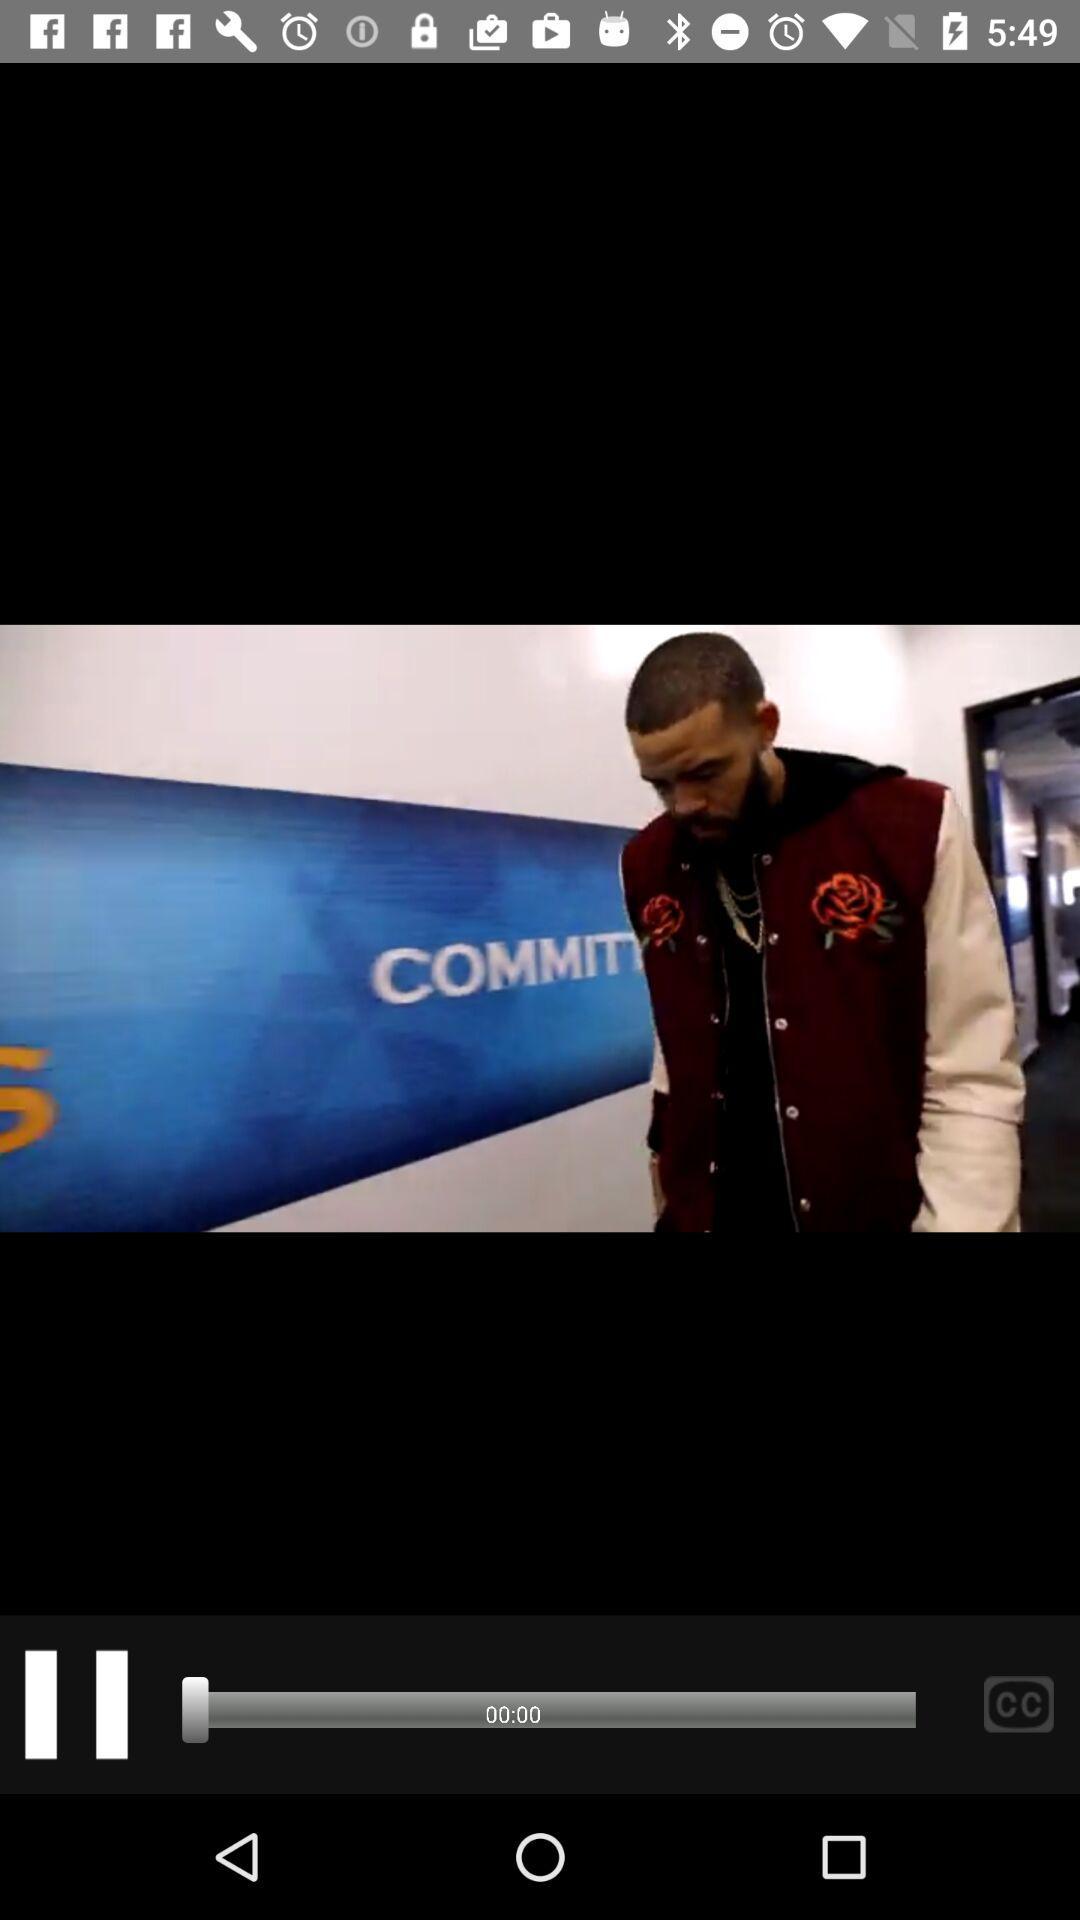 This screenshot has height=1920, width=1080. What do you see at coordinates (1018, 1703) in the screenshot?
I see `the sliders icon` at bounding box center [1018, 1703].